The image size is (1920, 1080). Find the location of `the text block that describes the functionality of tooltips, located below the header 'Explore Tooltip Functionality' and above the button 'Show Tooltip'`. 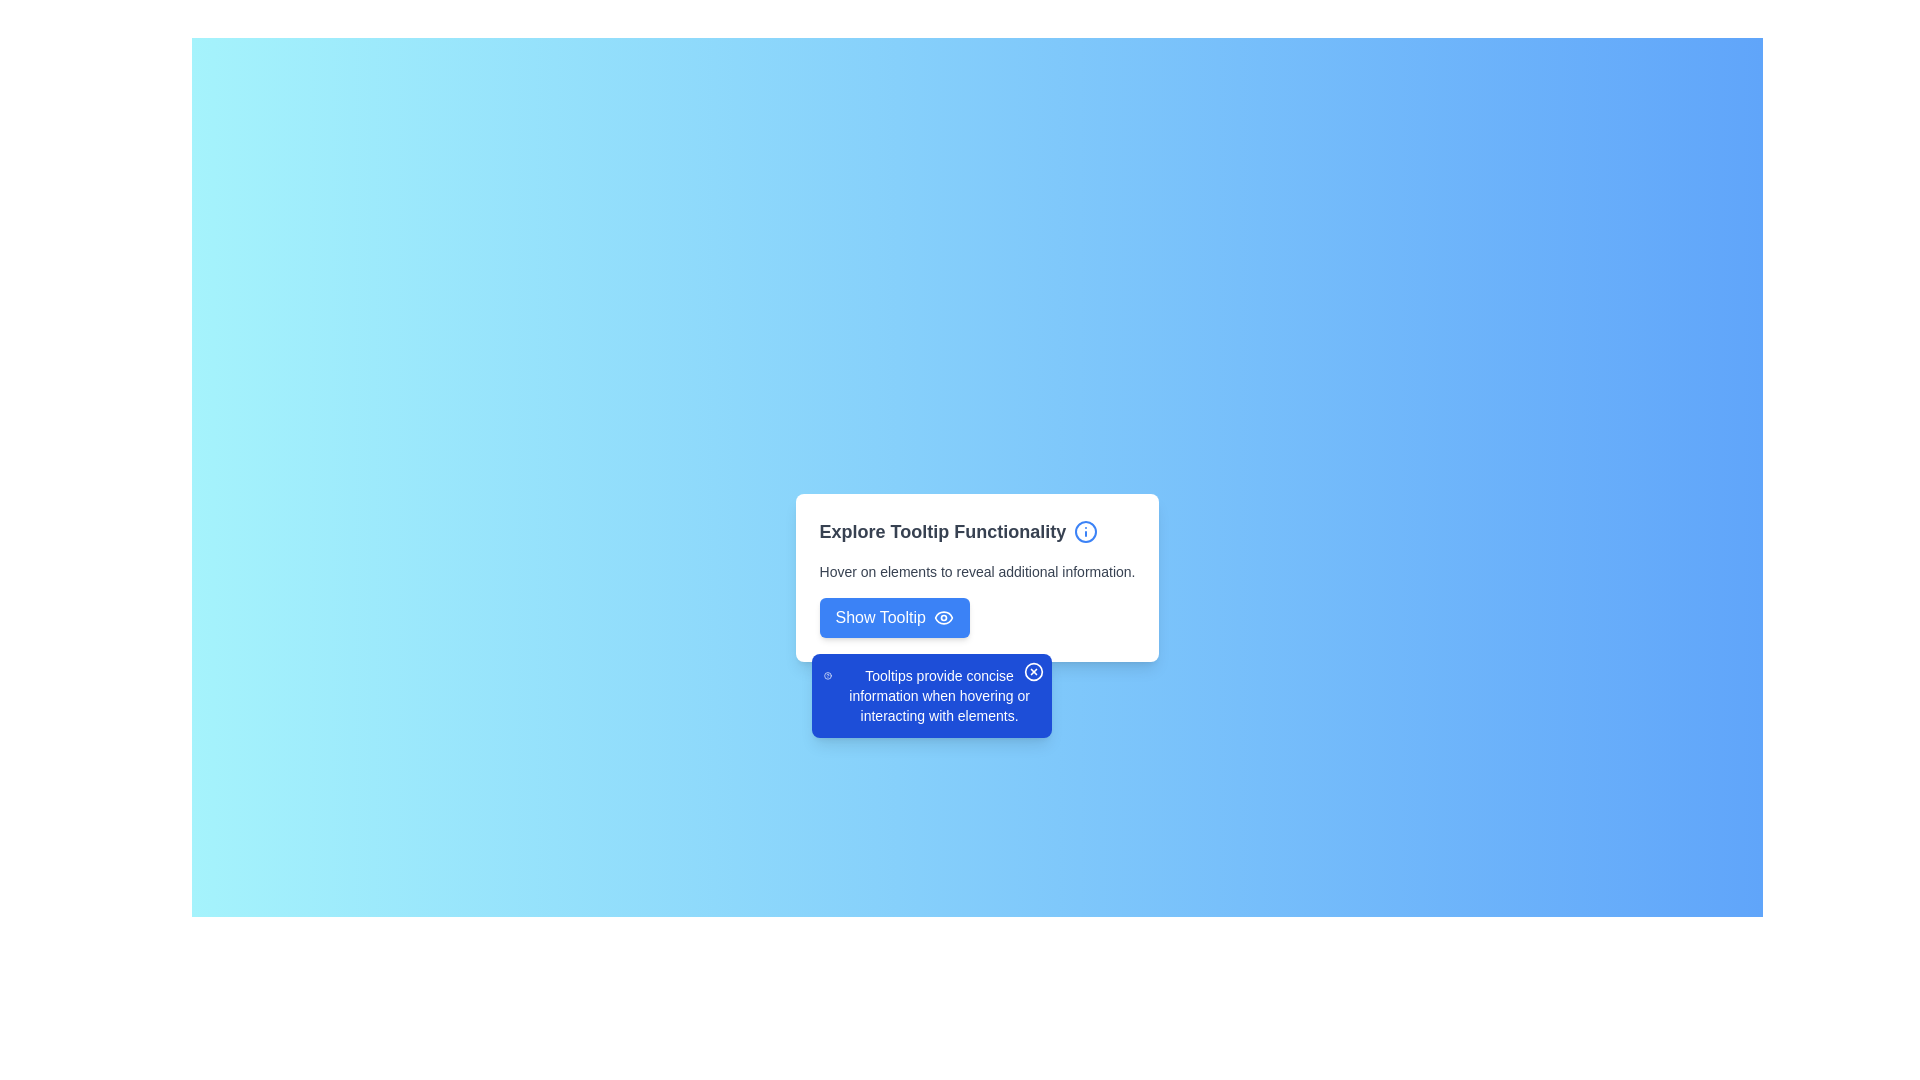

the text block that describes the functionality of tooltips, located below the header 'Explore Tooltip Functionality' and above the button 'Show Tooltip' is located at coordinates (977, 578).